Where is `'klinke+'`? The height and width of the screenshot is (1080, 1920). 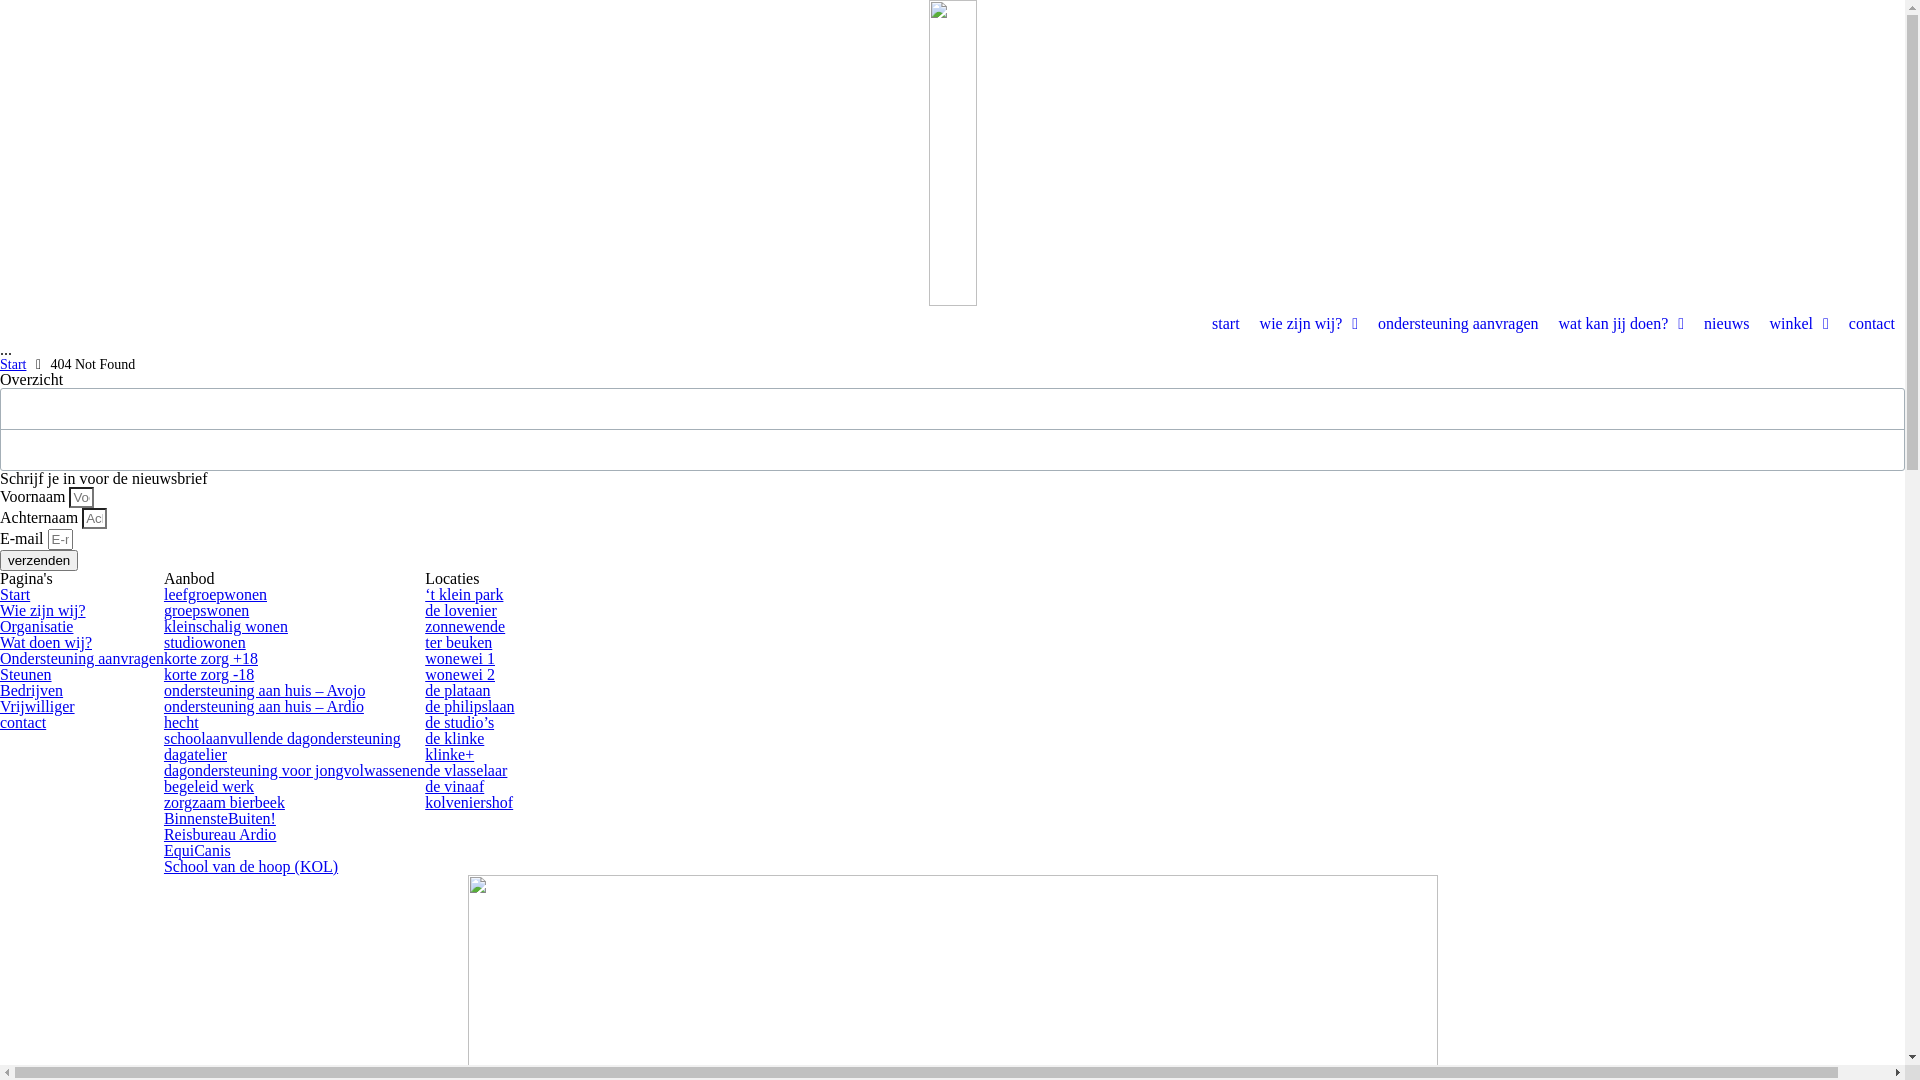
'klinke+' is located at coordinates (448, 754).